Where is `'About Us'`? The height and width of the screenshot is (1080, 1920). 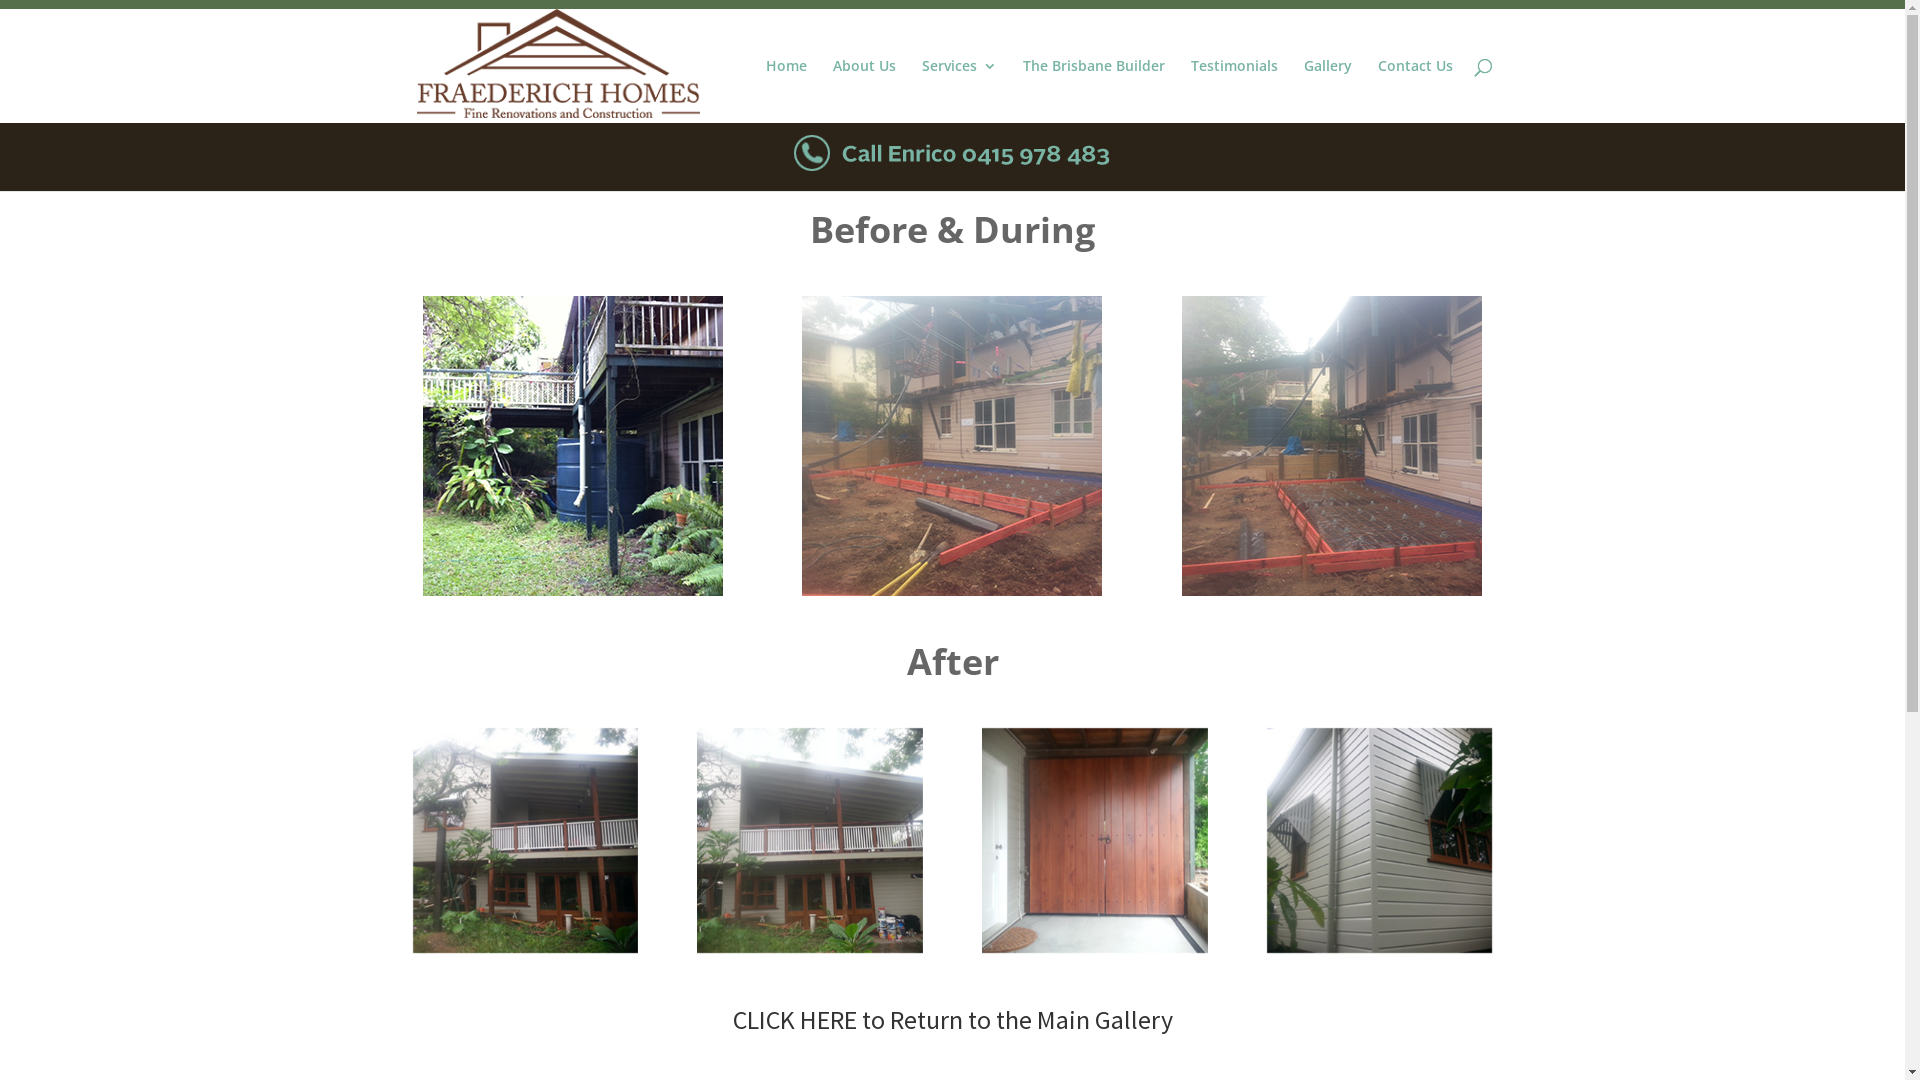
'About Us' is located at coordinates (863, 91).